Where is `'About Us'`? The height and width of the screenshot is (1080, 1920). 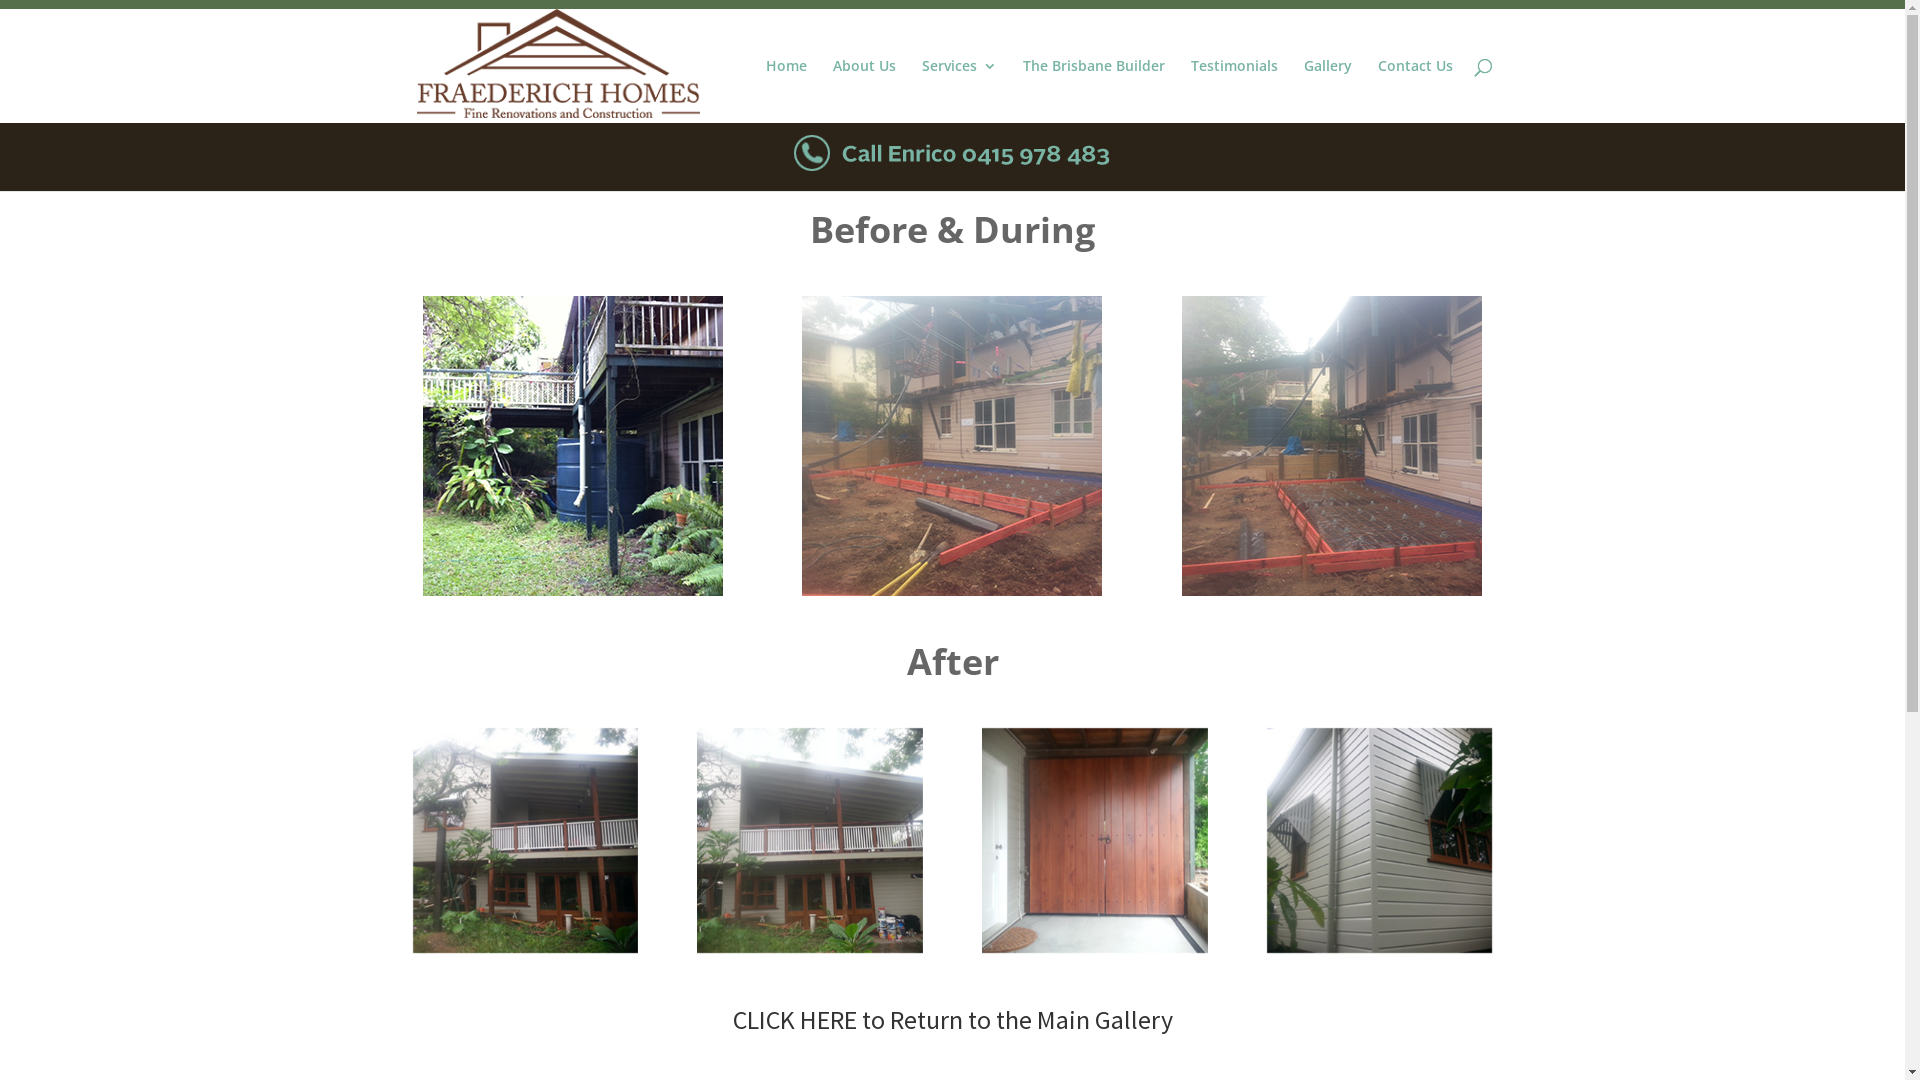
'About Us' is located at coordinates (863, 91).